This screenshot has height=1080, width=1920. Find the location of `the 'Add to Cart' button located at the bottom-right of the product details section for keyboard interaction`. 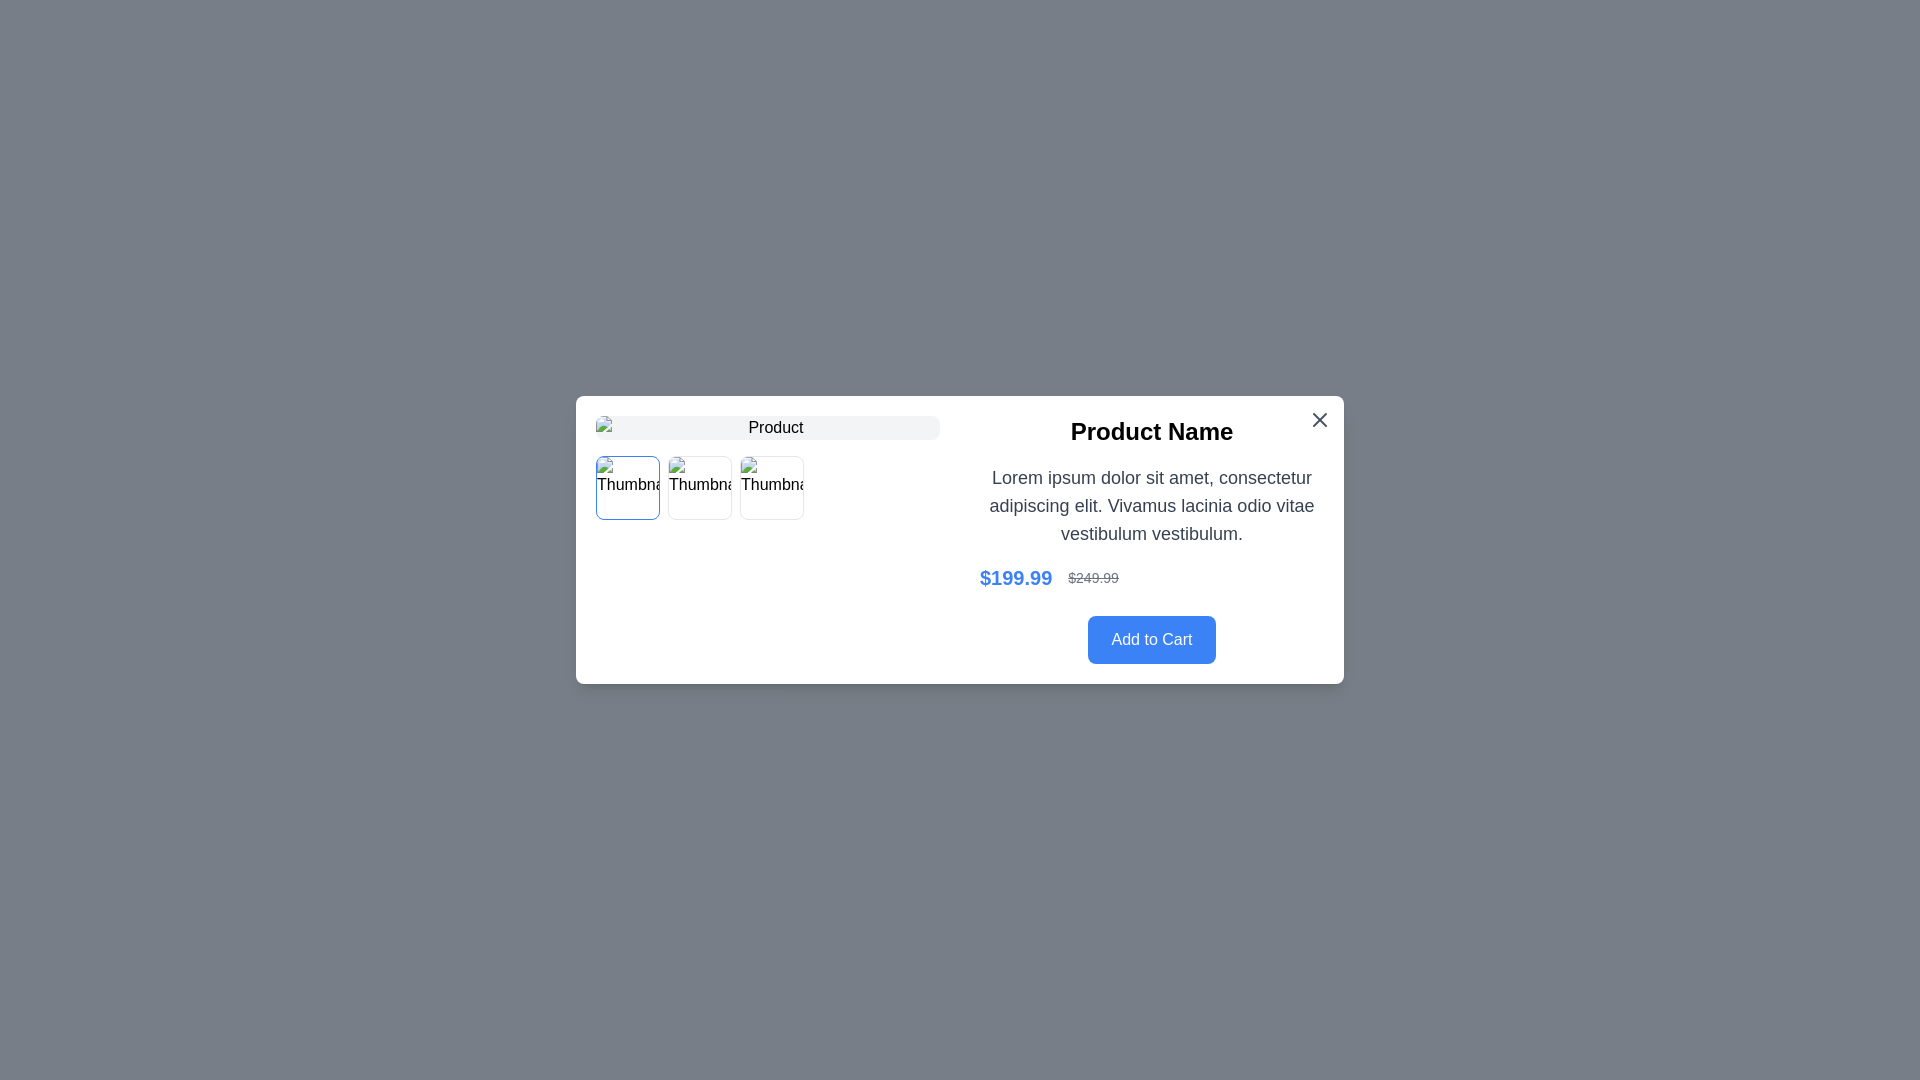

the 'Add to Cart' button located at the bottom-right of the product details section for keyboard interaction is located at coordinates (1152, 640).